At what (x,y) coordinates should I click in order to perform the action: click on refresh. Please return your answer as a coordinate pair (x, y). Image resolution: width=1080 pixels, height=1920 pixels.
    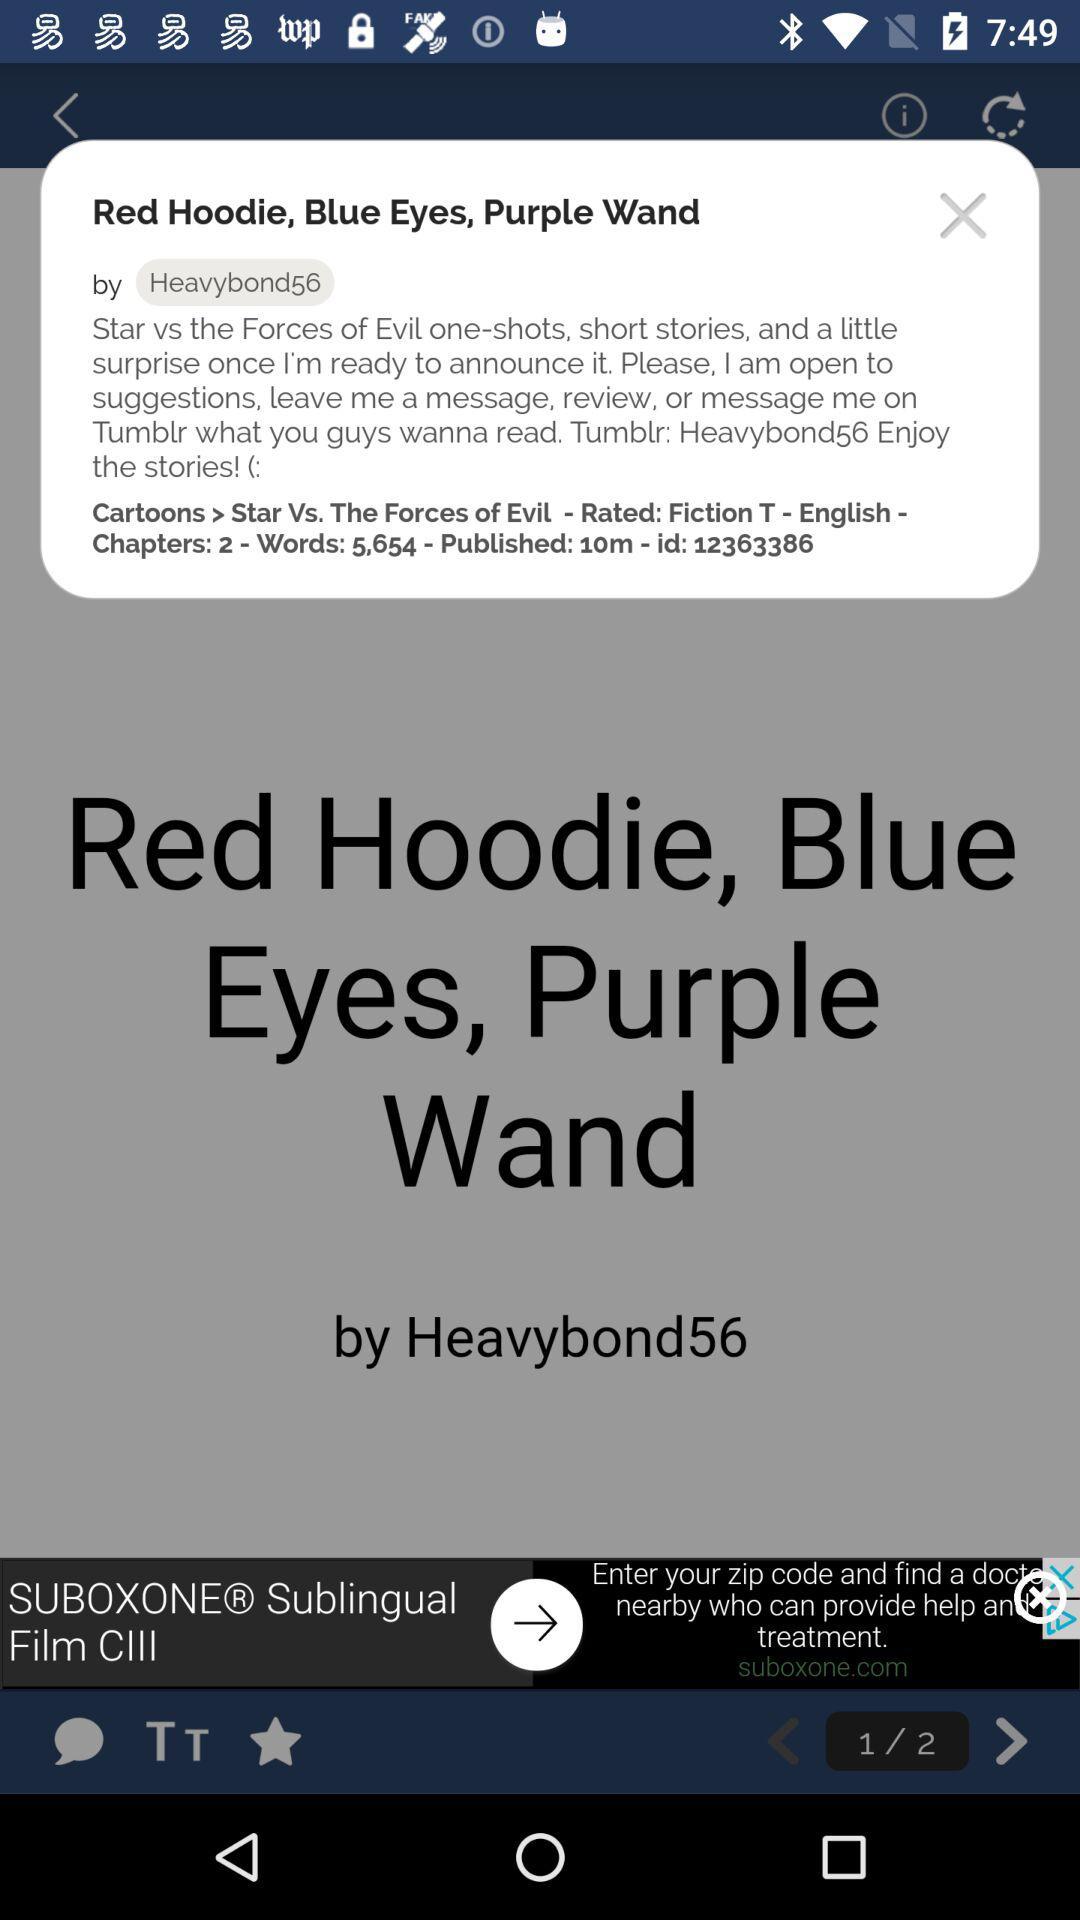
    Looking at the image, I should click on (1003, 114).